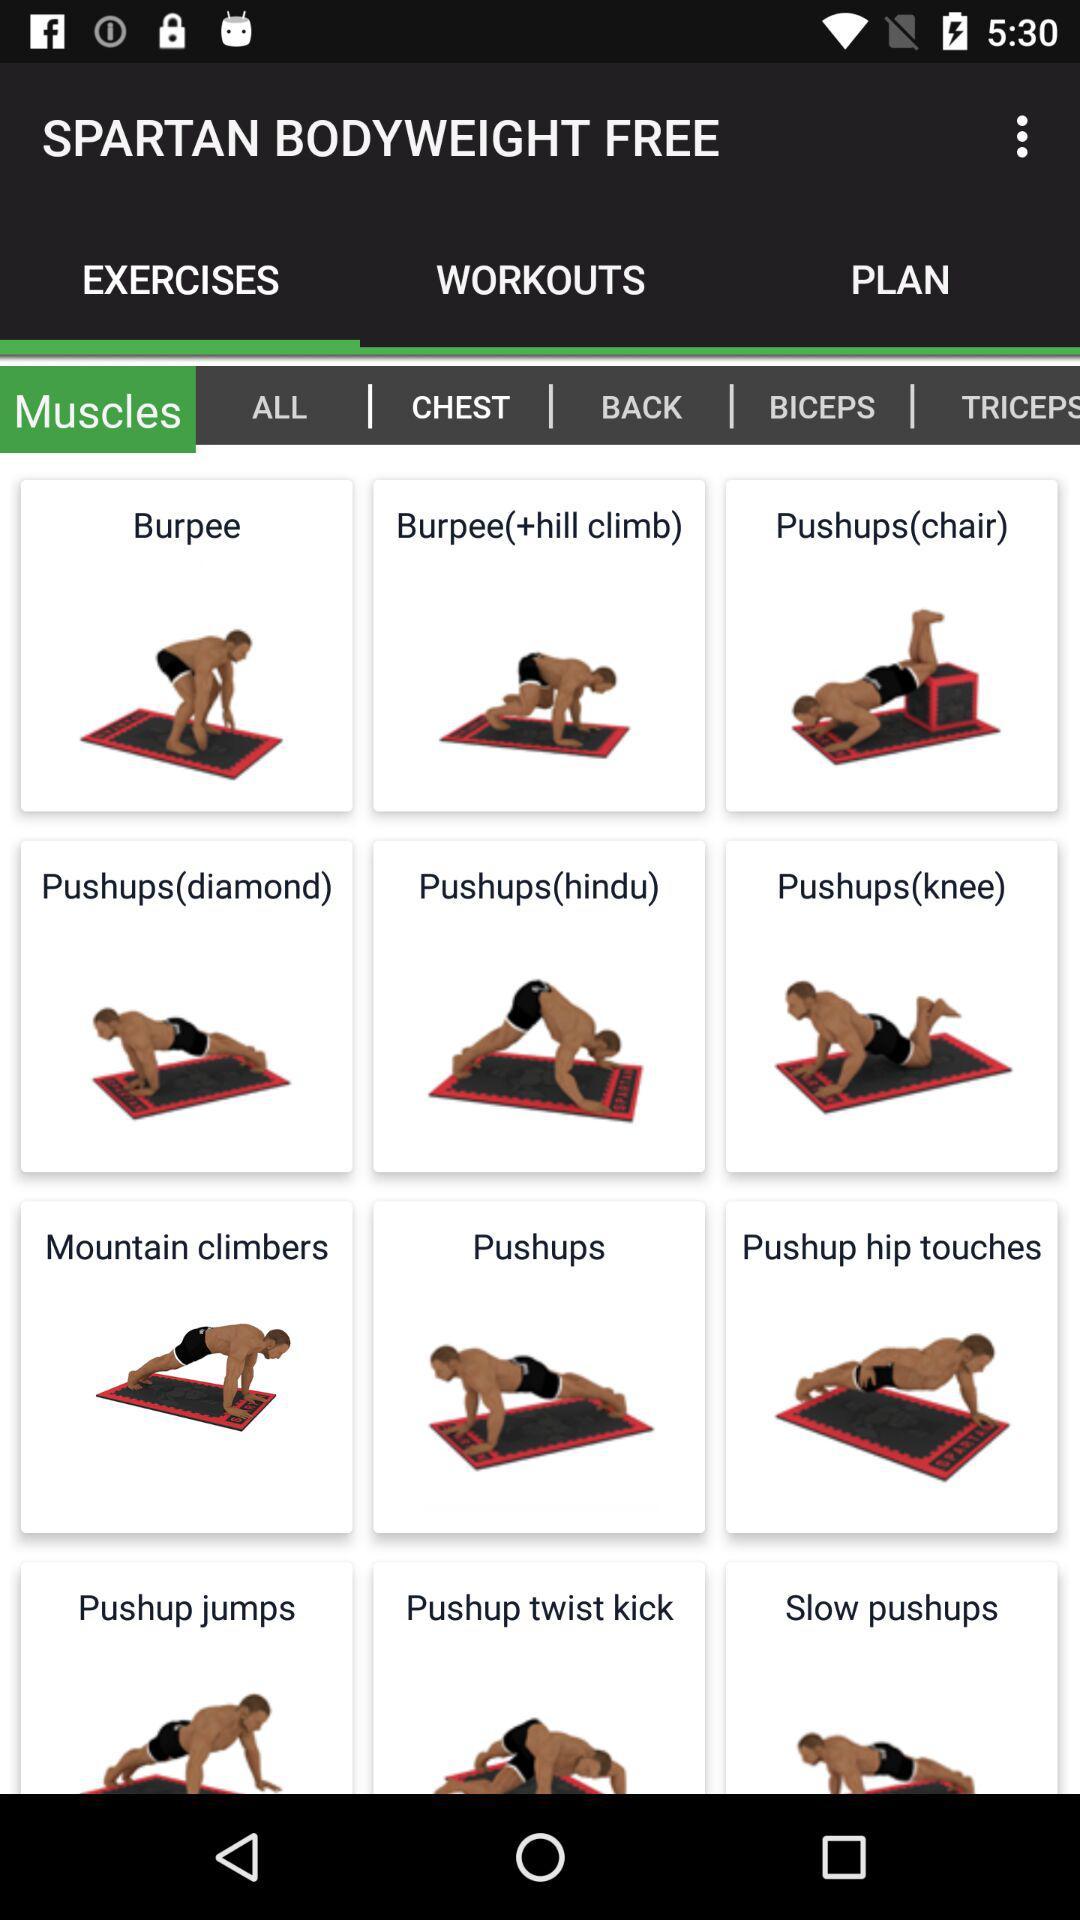 The image size is (1080, 1920). Describe the element at coordinates (180, 277) in the screenshot. I see `the exercises` at that location.